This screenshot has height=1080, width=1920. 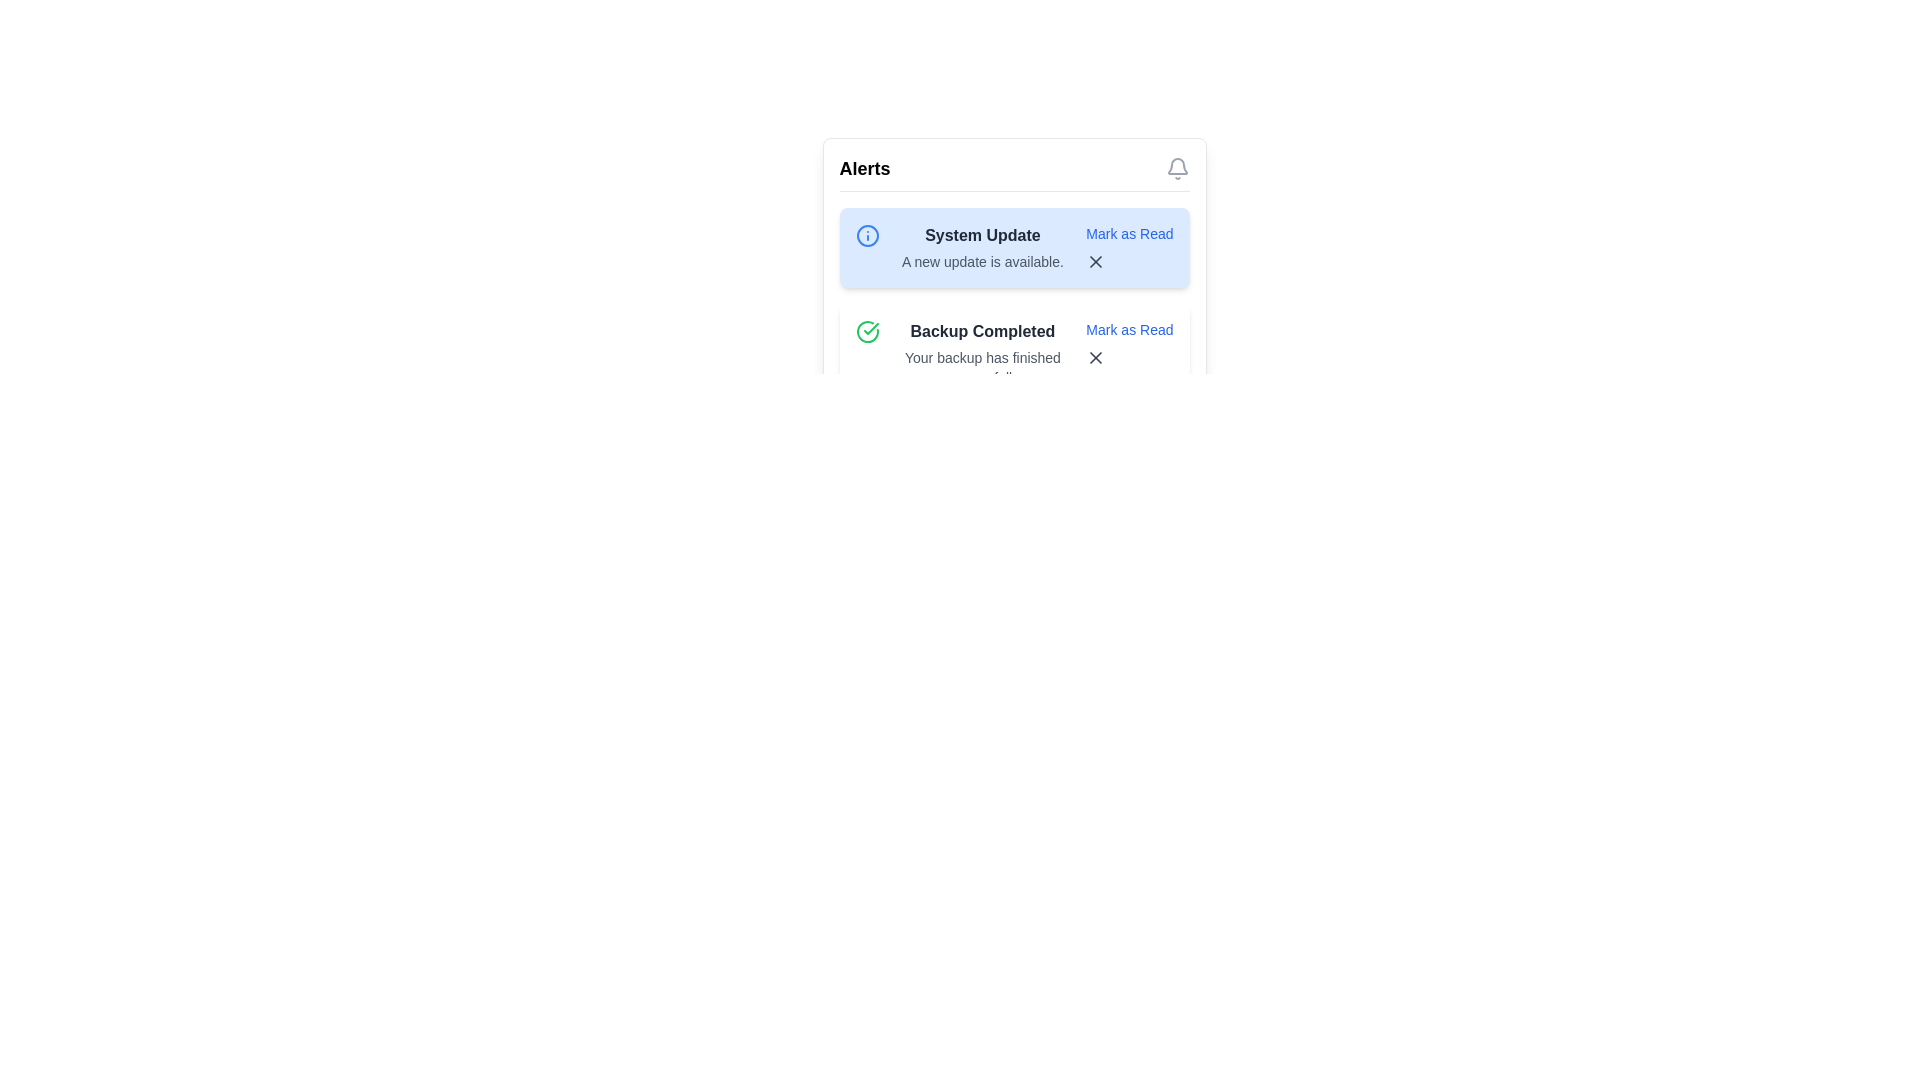 I want to click on the circular information icon with an 'i' character, which is vibrant blue and located at the far left of the notification card displaying 'System Update' and 'A new update is available.', so click(x=875, y=234).